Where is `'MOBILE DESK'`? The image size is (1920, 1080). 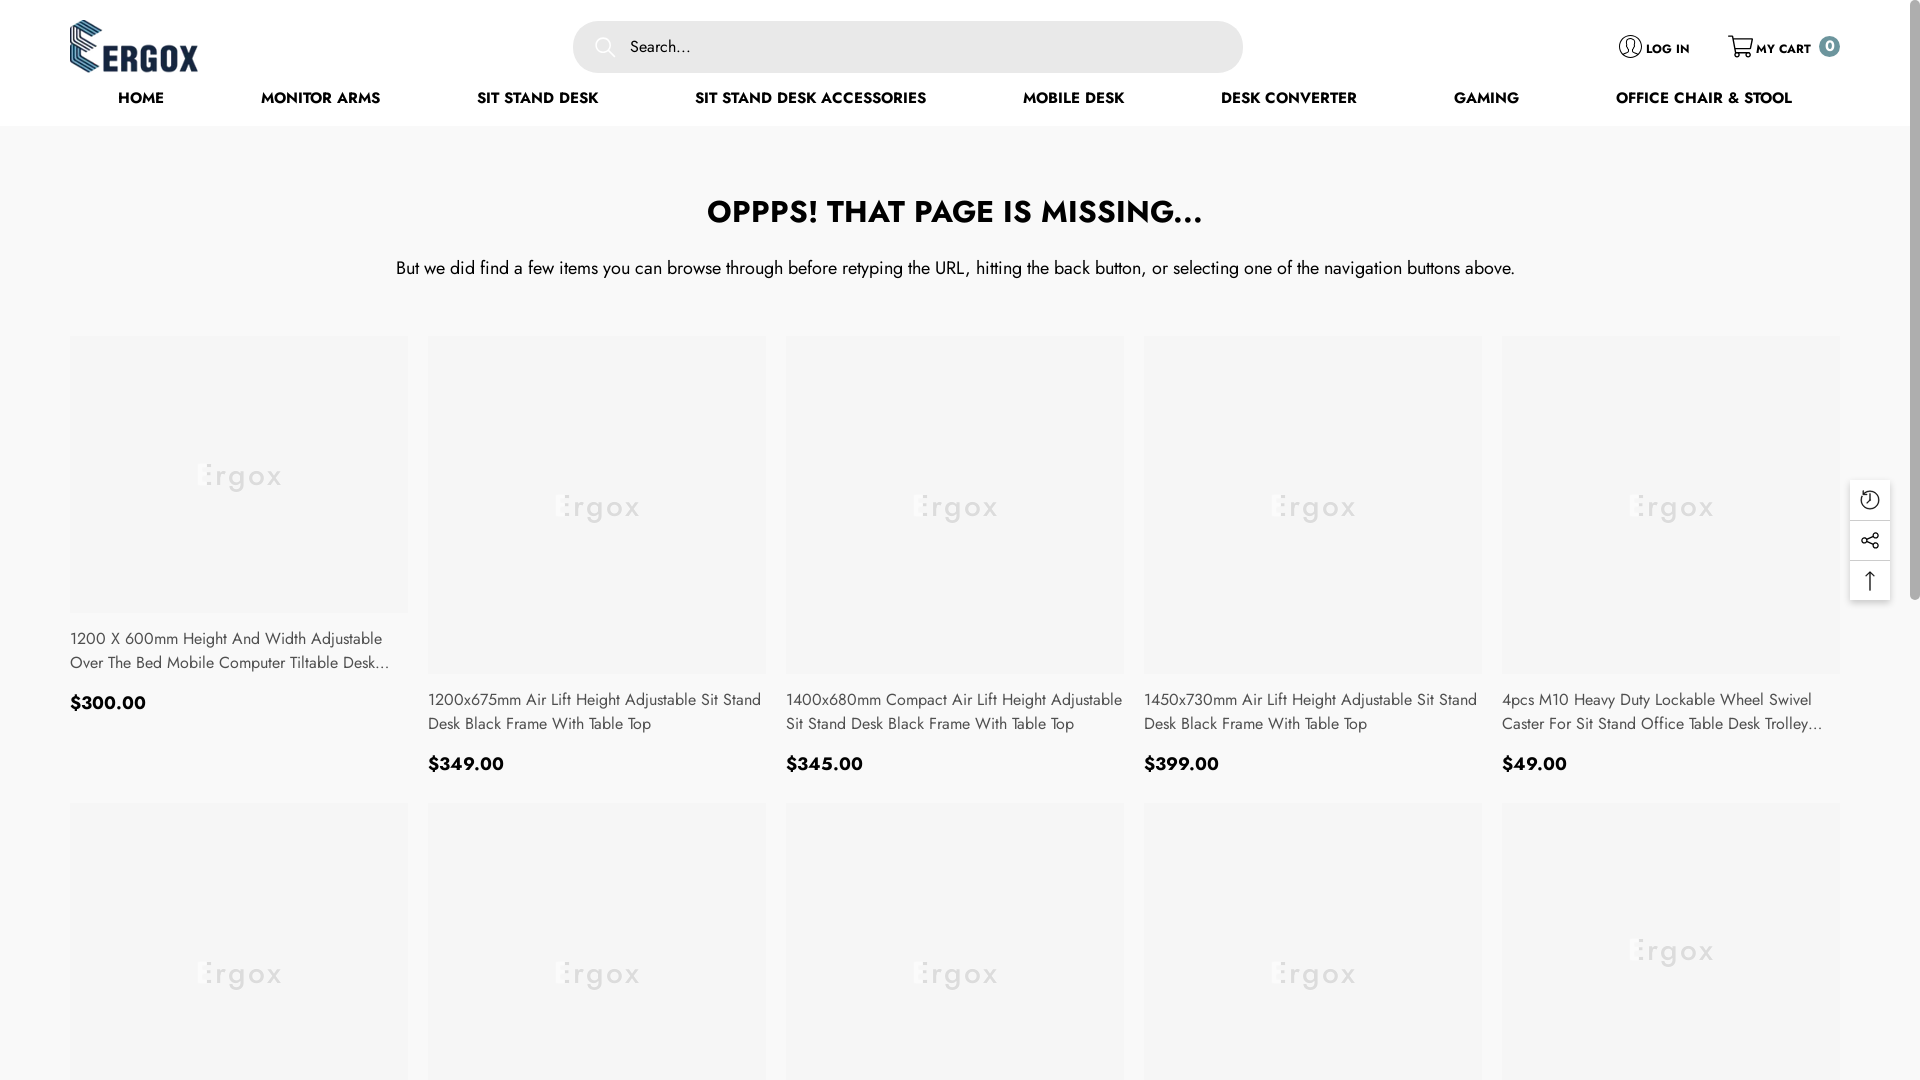
'MOBILE DESK' is located at coordinates (1072, 99).